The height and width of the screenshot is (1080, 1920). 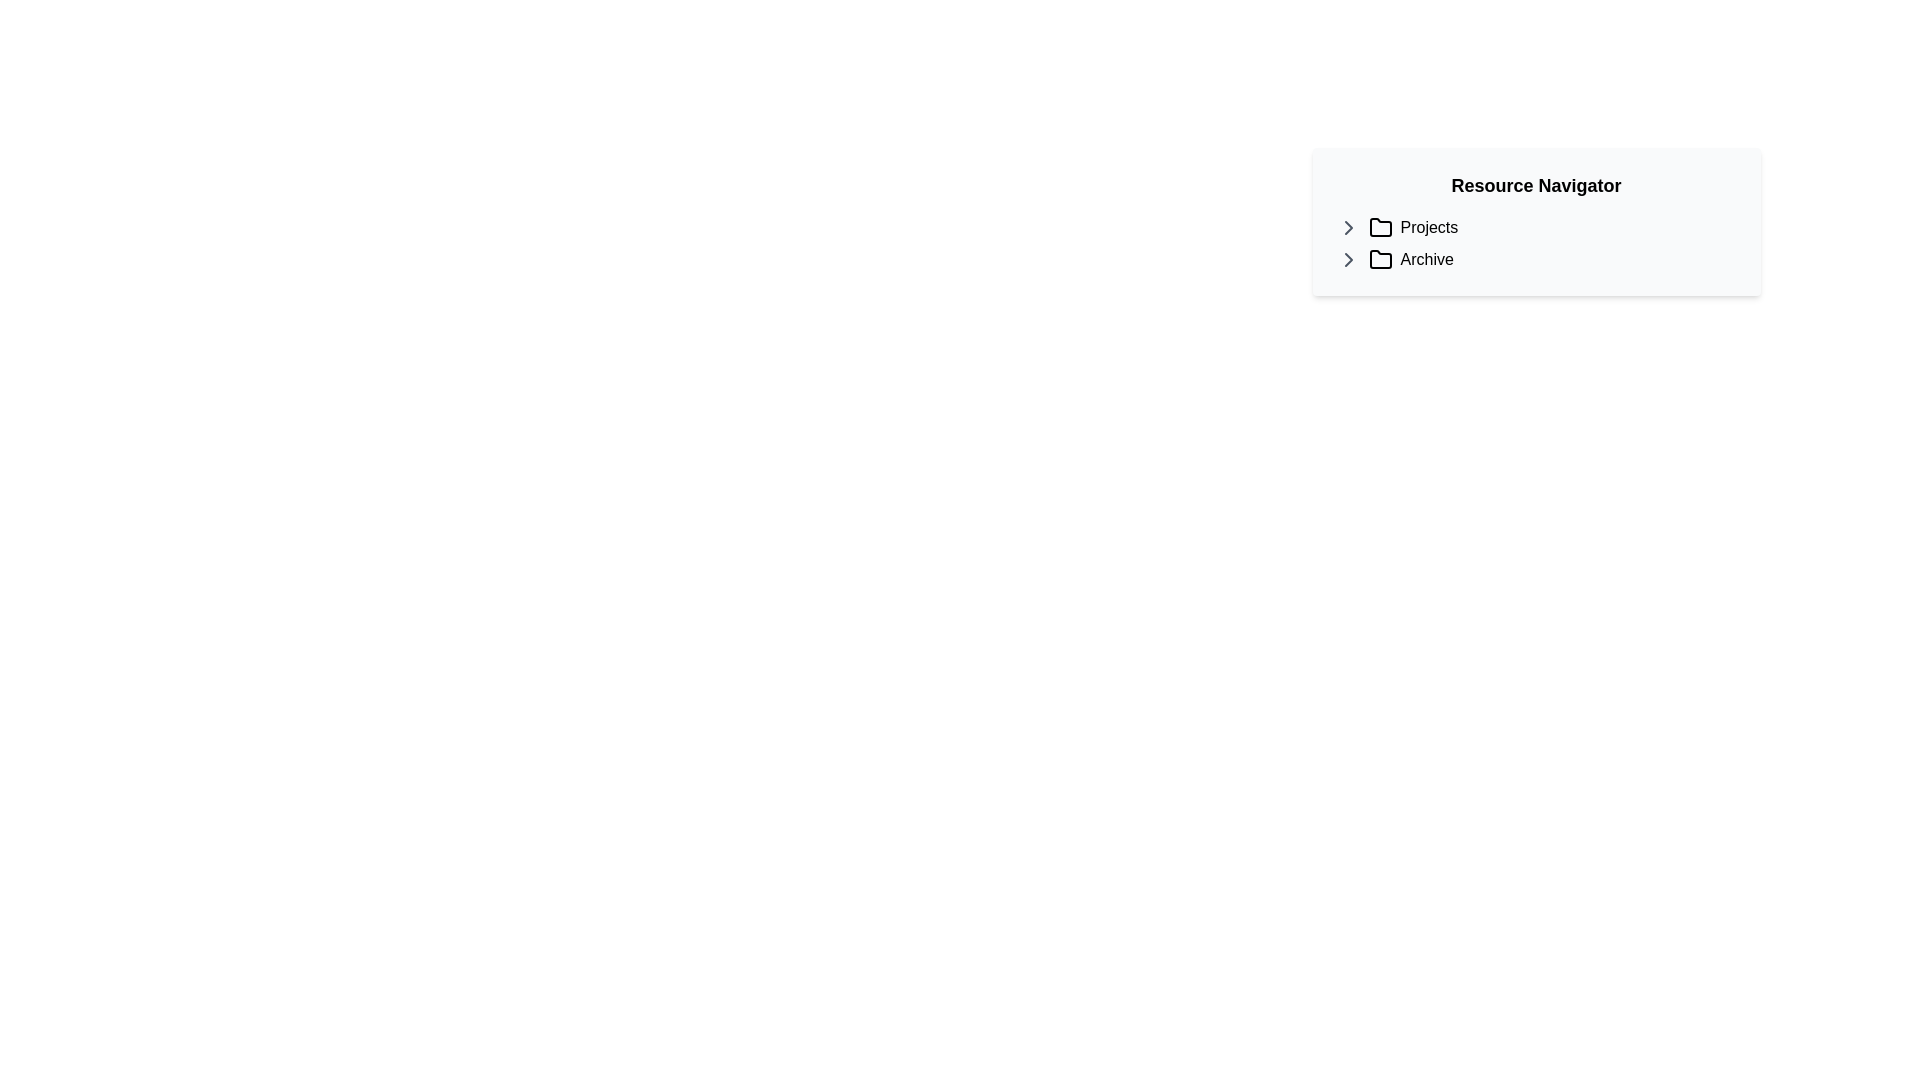 What do you see at coordinates (1348, 258) in the screenshot?
I see `the arrow icon to the left of the 'Archive' text in the 'Resource Navigator' section` at bounding box center [1348, 258].